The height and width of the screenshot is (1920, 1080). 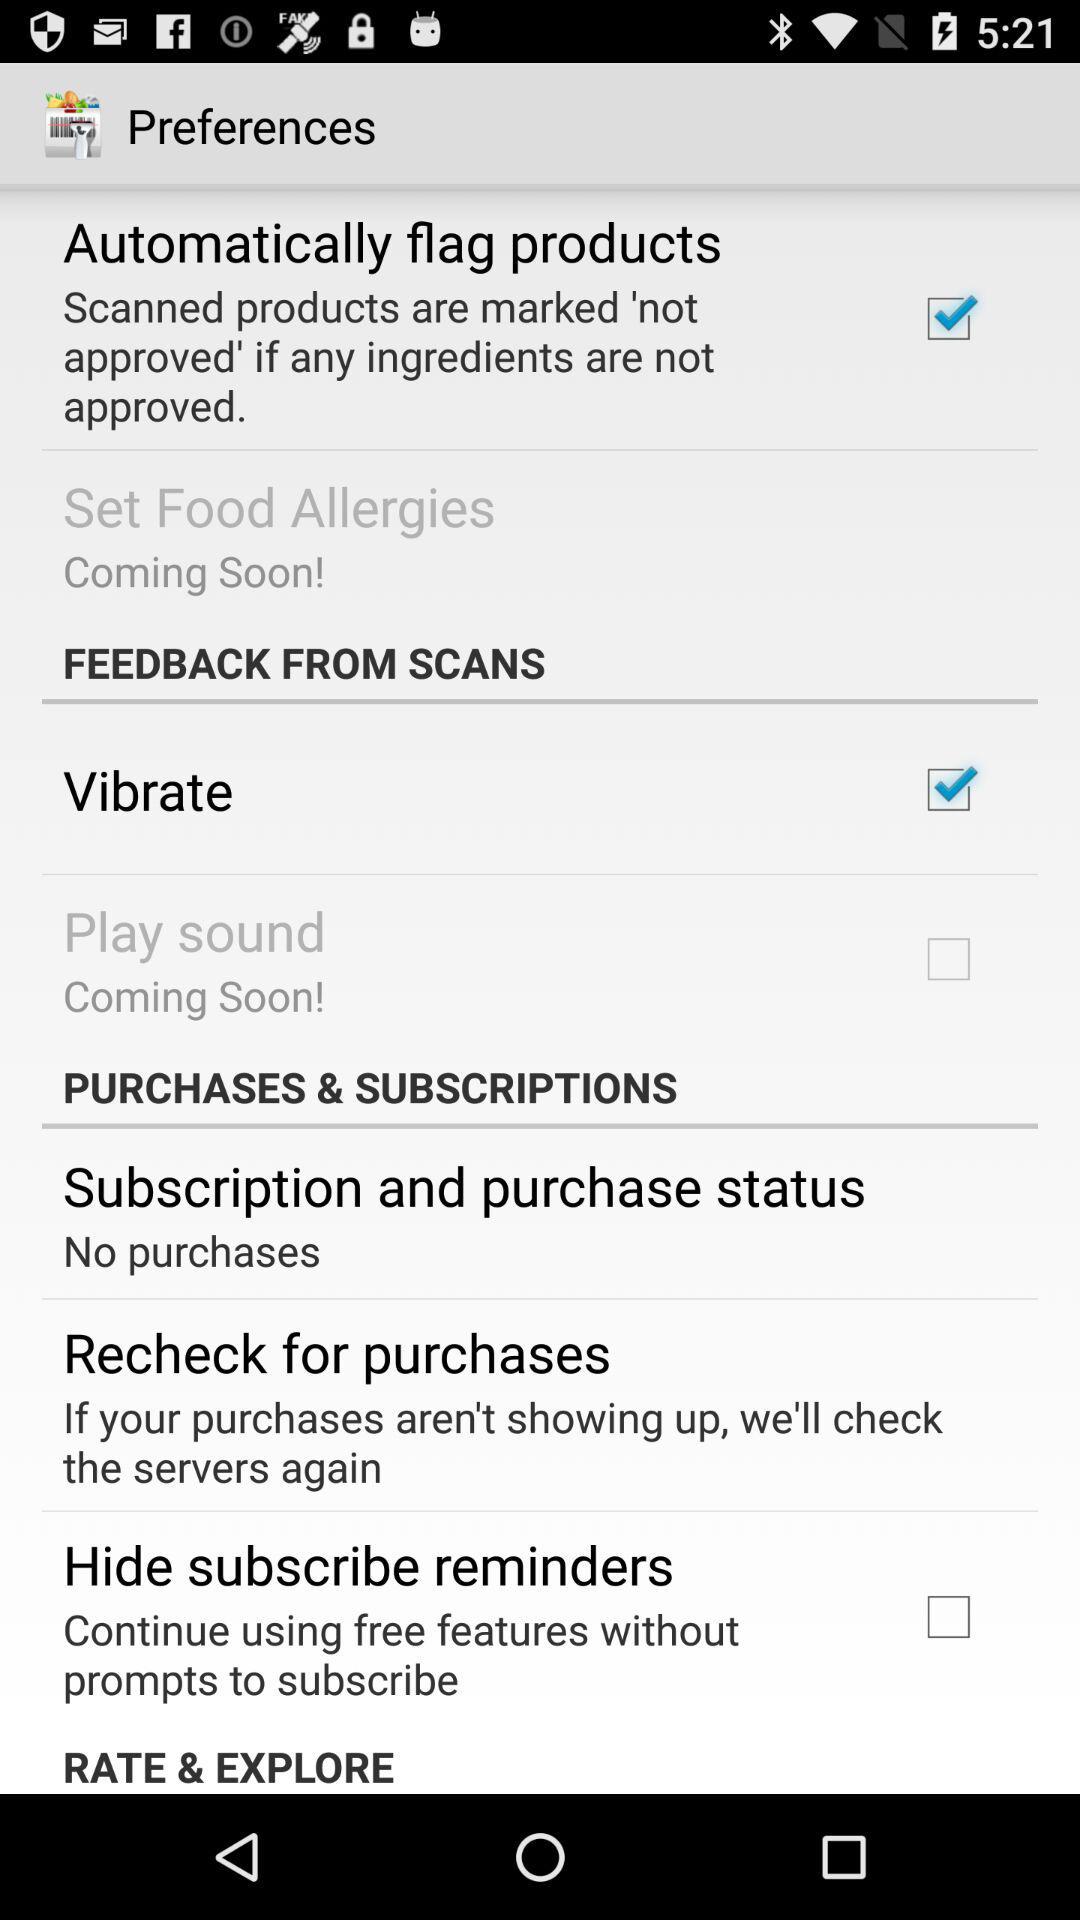 What do you see at coordinates (463, 1653) in the screenshot?
I see `the continue using free app` at bounding box center [463, 1653].